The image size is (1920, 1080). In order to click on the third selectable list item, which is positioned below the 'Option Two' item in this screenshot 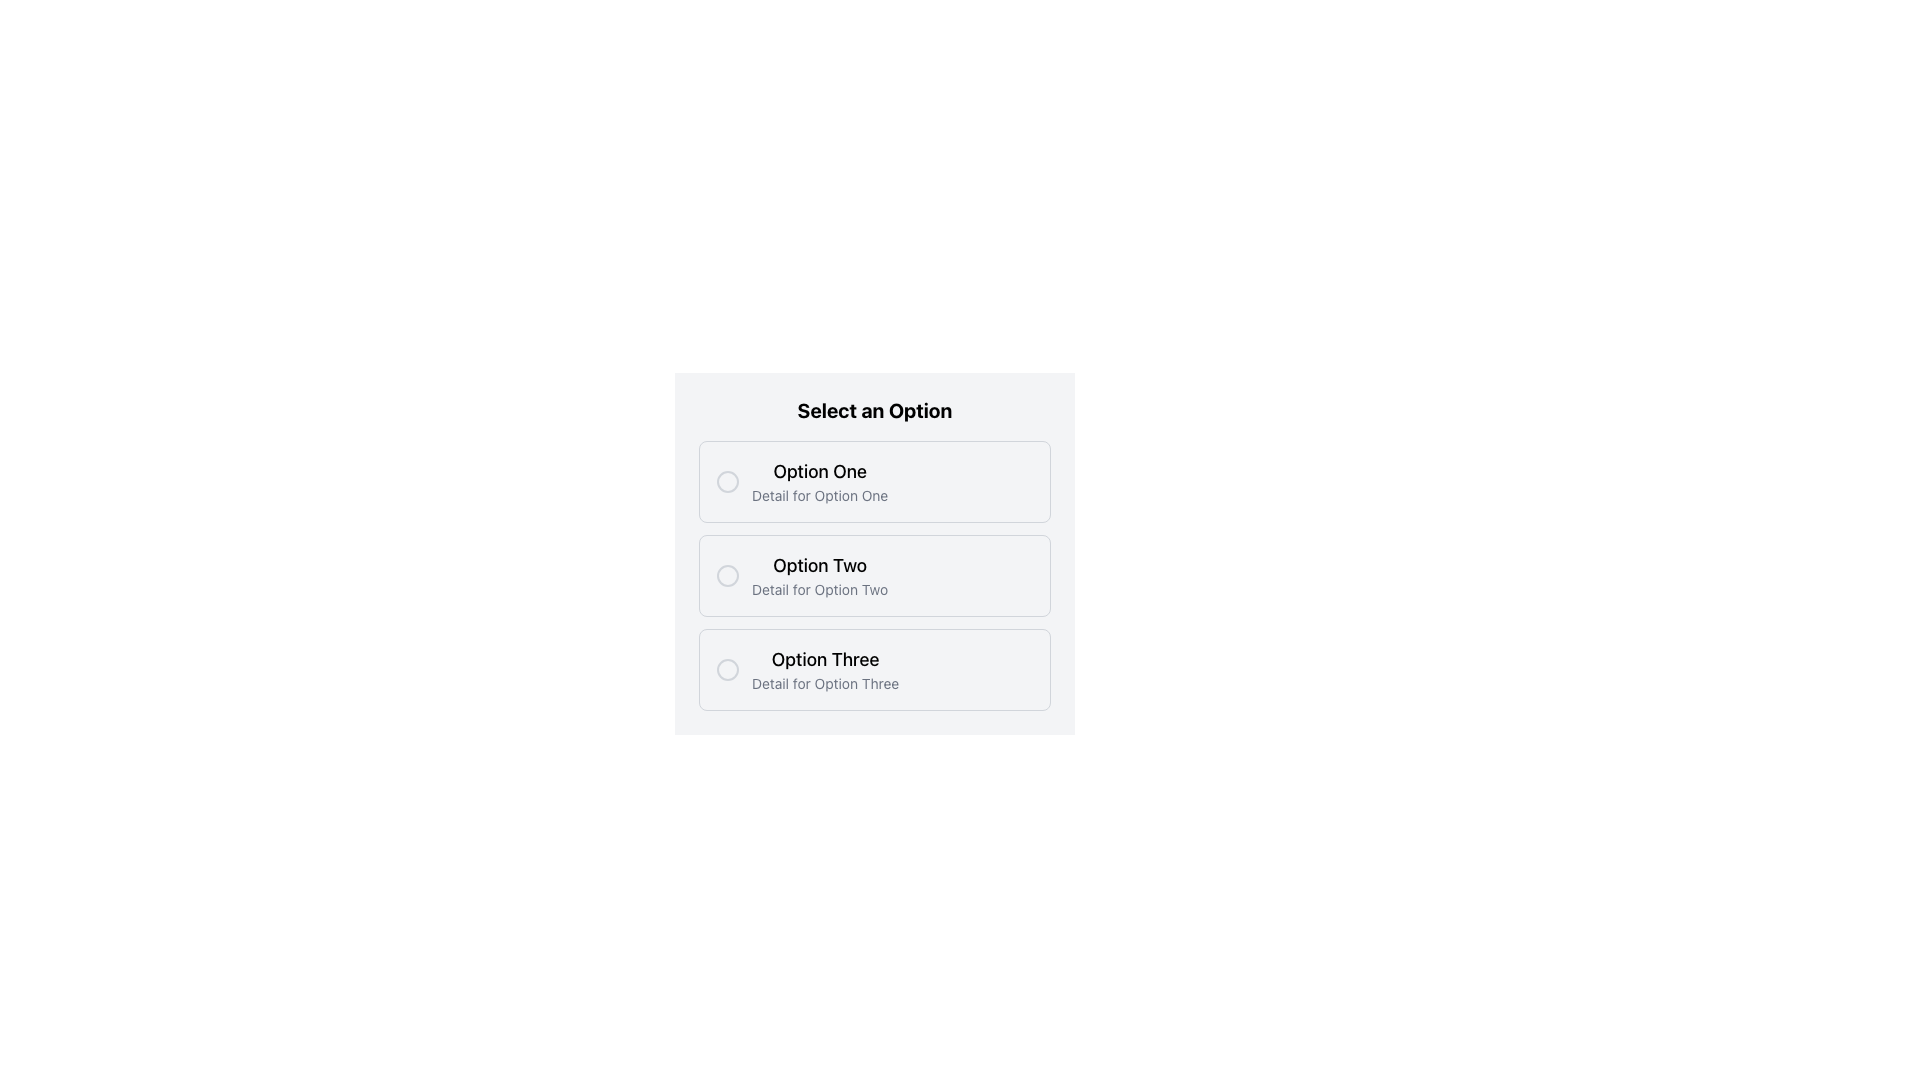, I will do `click(874, 670)`.